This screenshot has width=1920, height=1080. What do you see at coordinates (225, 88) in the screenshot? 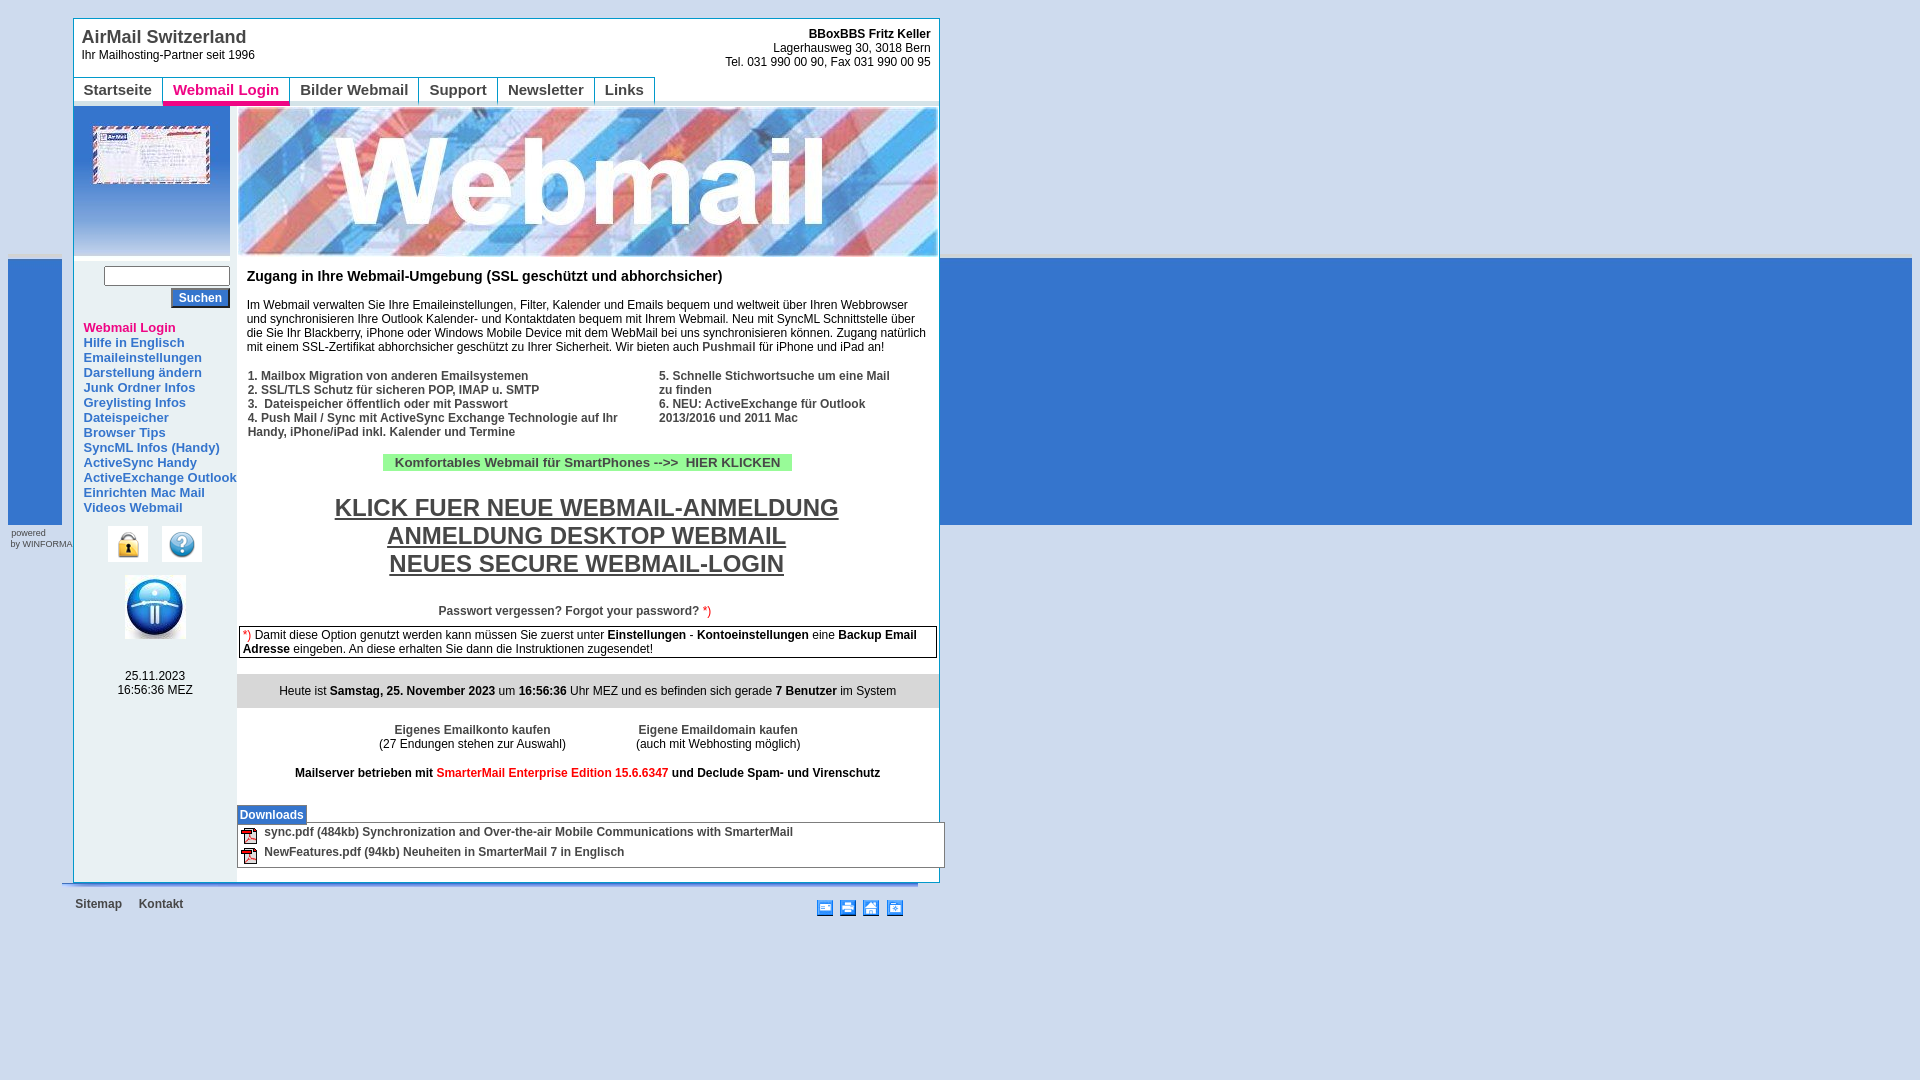
I see `'Webmail Login'` at bounding box center [225, 88].